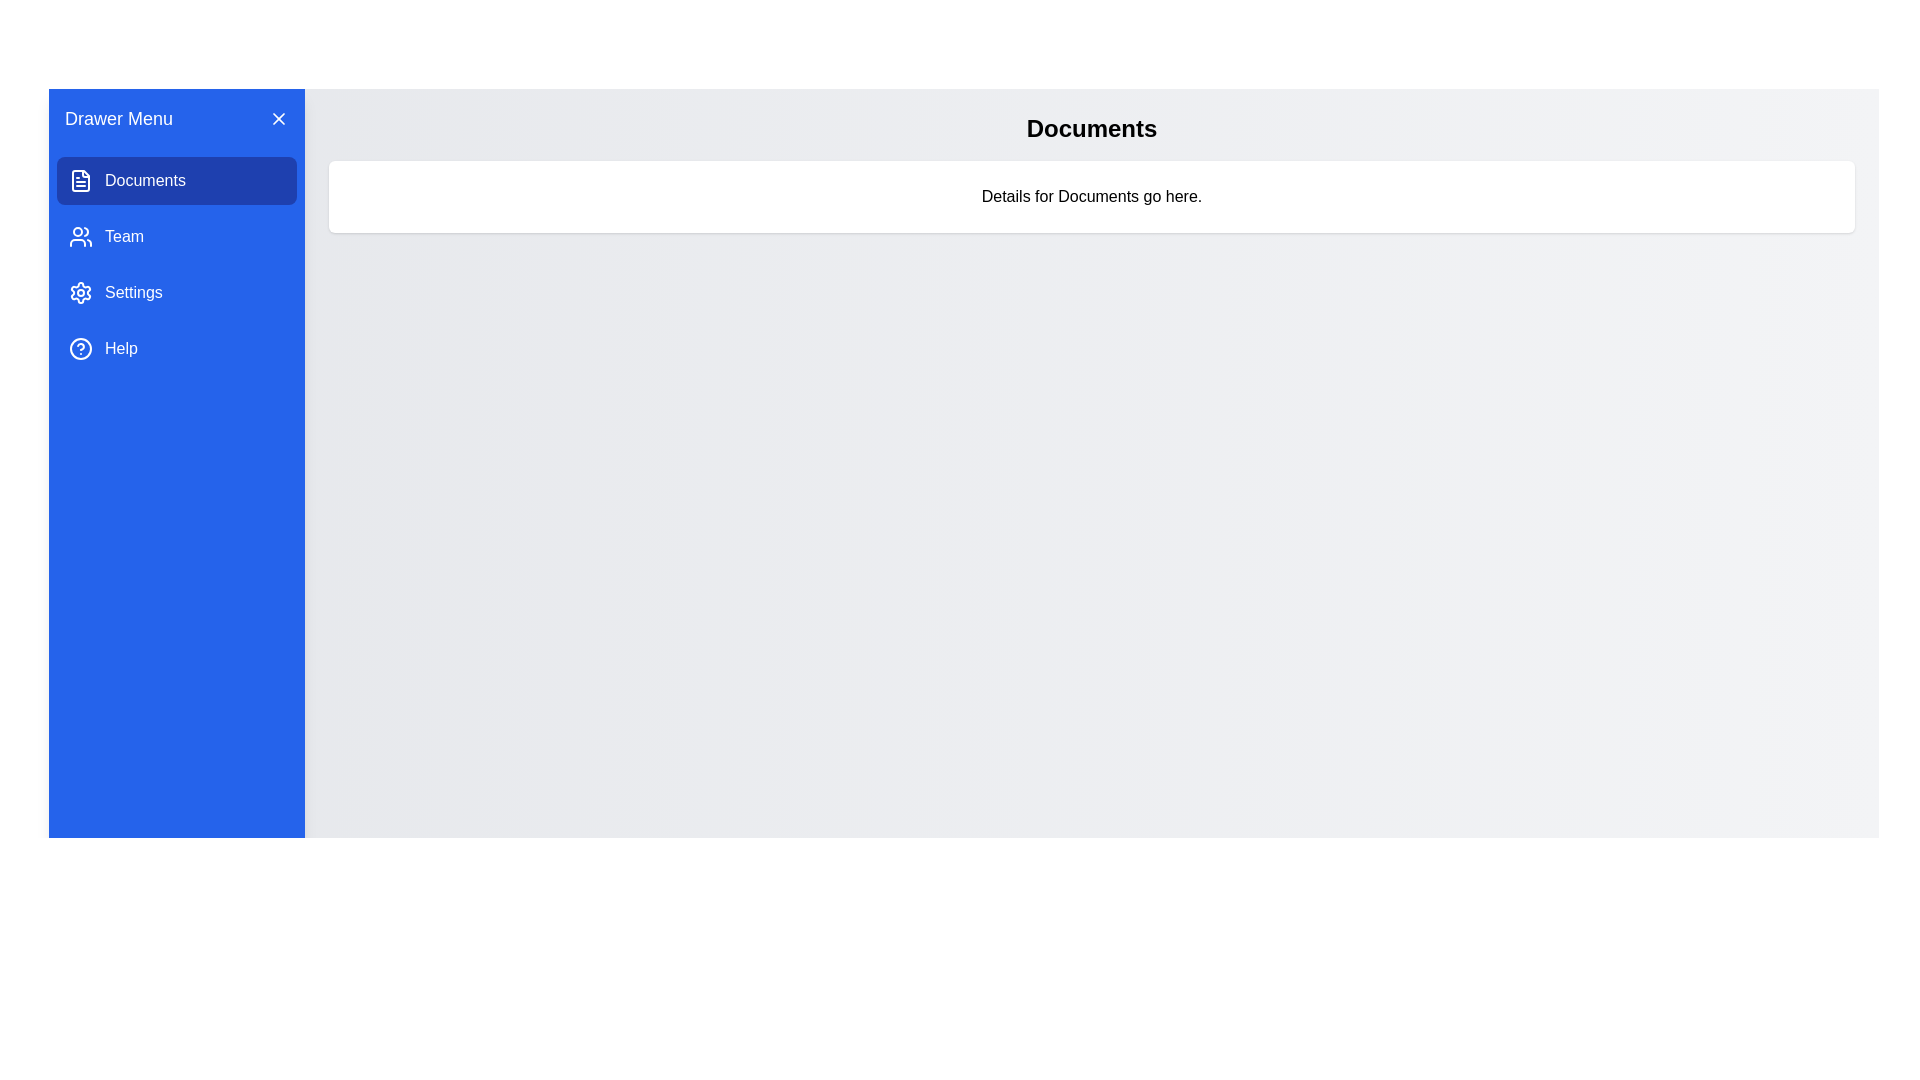  Describe the element at coordinates (177, 293) in the screenshot. I see `the menu item Settings to change the active content` at that location.